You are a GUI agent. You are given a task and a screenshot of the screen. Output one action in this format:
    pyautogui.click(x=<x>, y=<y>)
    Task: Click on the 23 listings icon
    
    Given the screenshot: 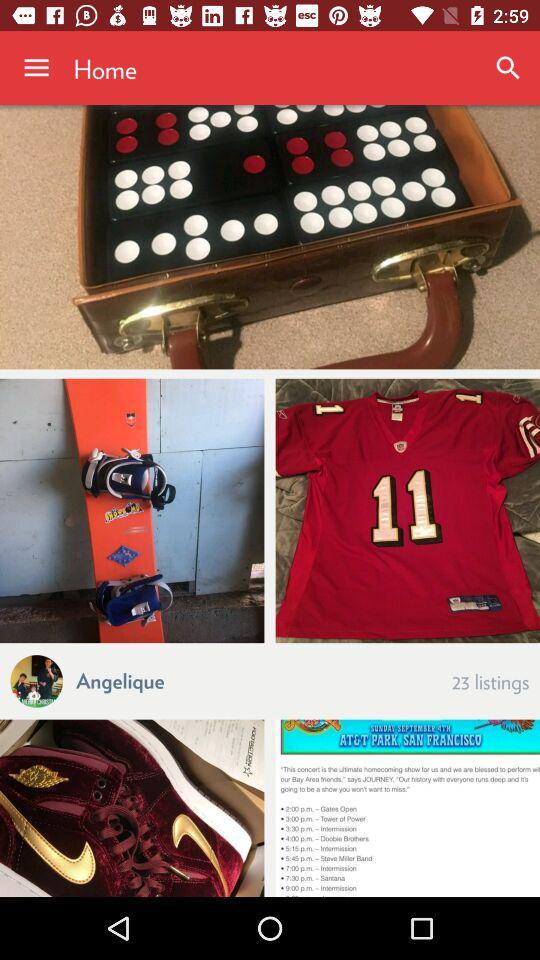 What is the action you would take?
    pyautogui.click(x=489, y=680)
    